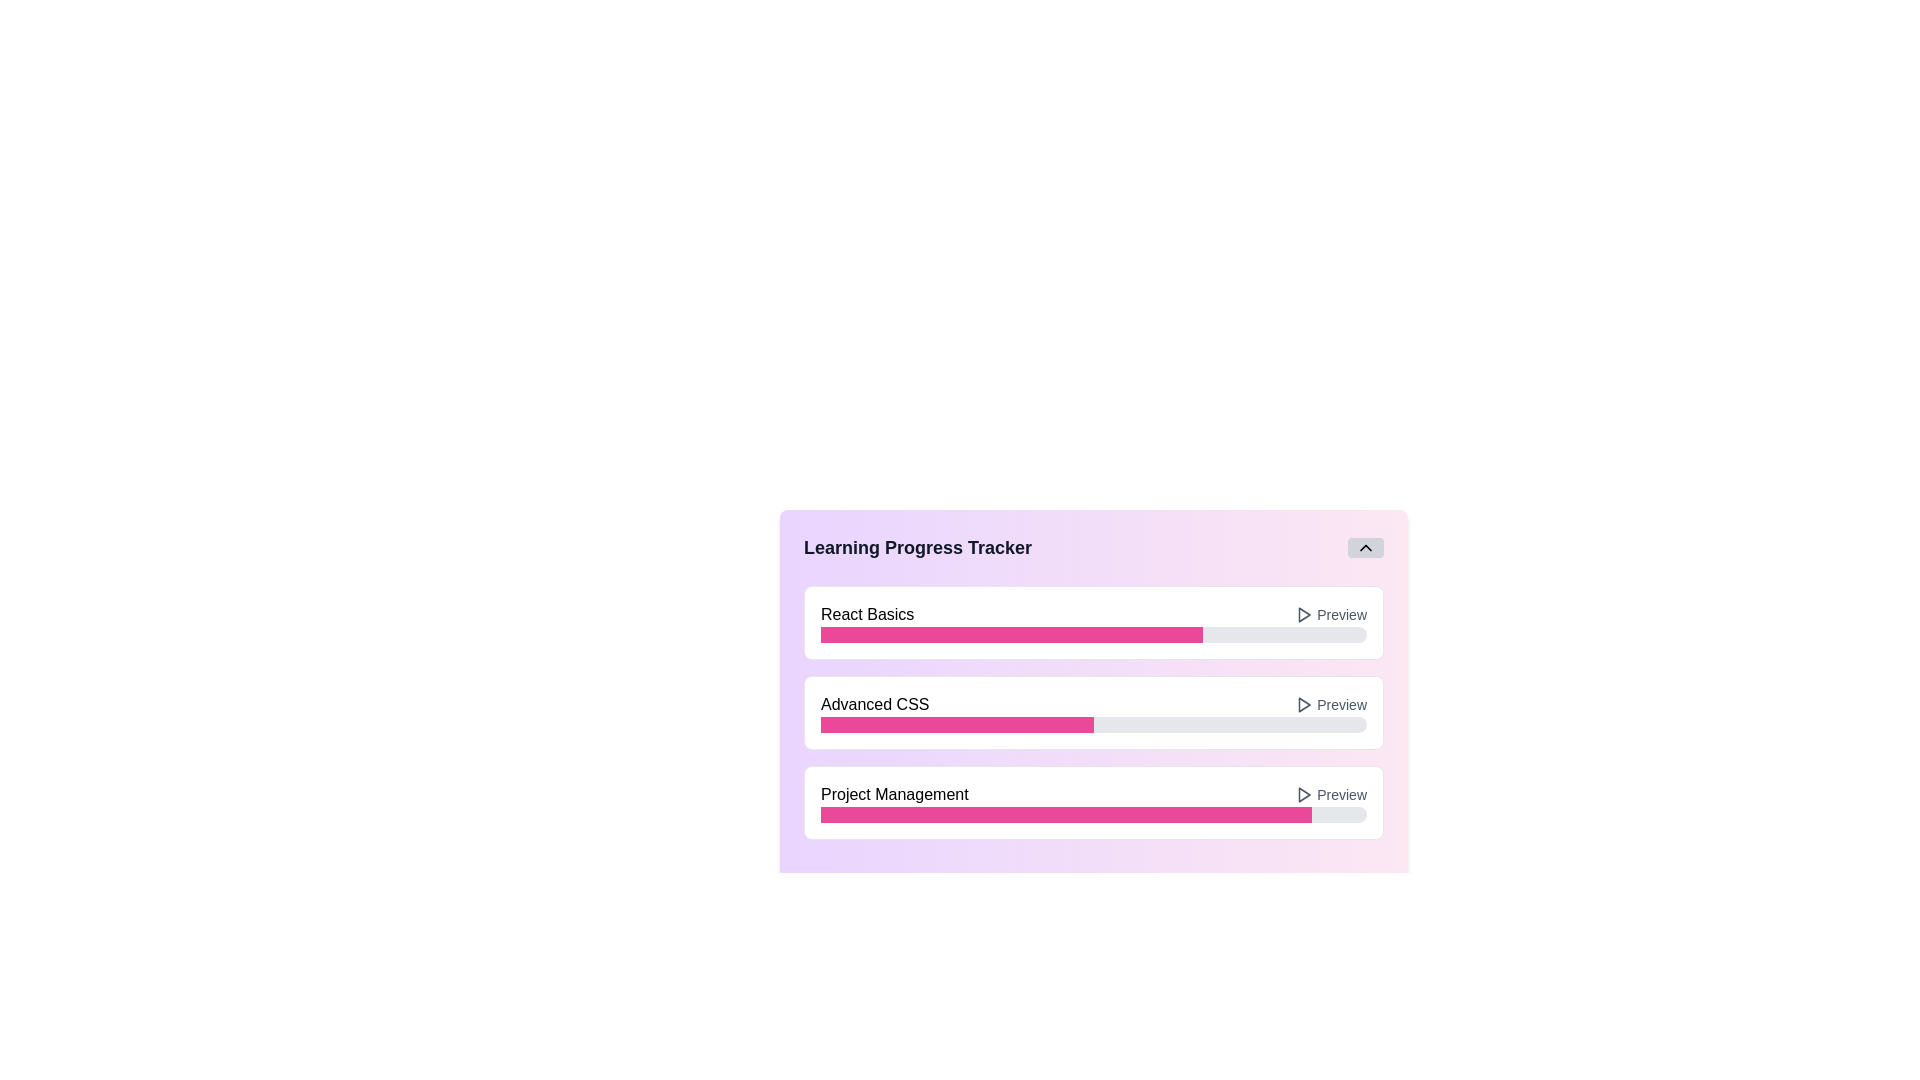 The image size is (1920, 1080). What do you see at coordinates (1093, 801) in the screenshot?
I see `the progress bar of the 'Project Management' course in the Learning Progress Tracker panel for more details` at bounding box center [1093, 801].